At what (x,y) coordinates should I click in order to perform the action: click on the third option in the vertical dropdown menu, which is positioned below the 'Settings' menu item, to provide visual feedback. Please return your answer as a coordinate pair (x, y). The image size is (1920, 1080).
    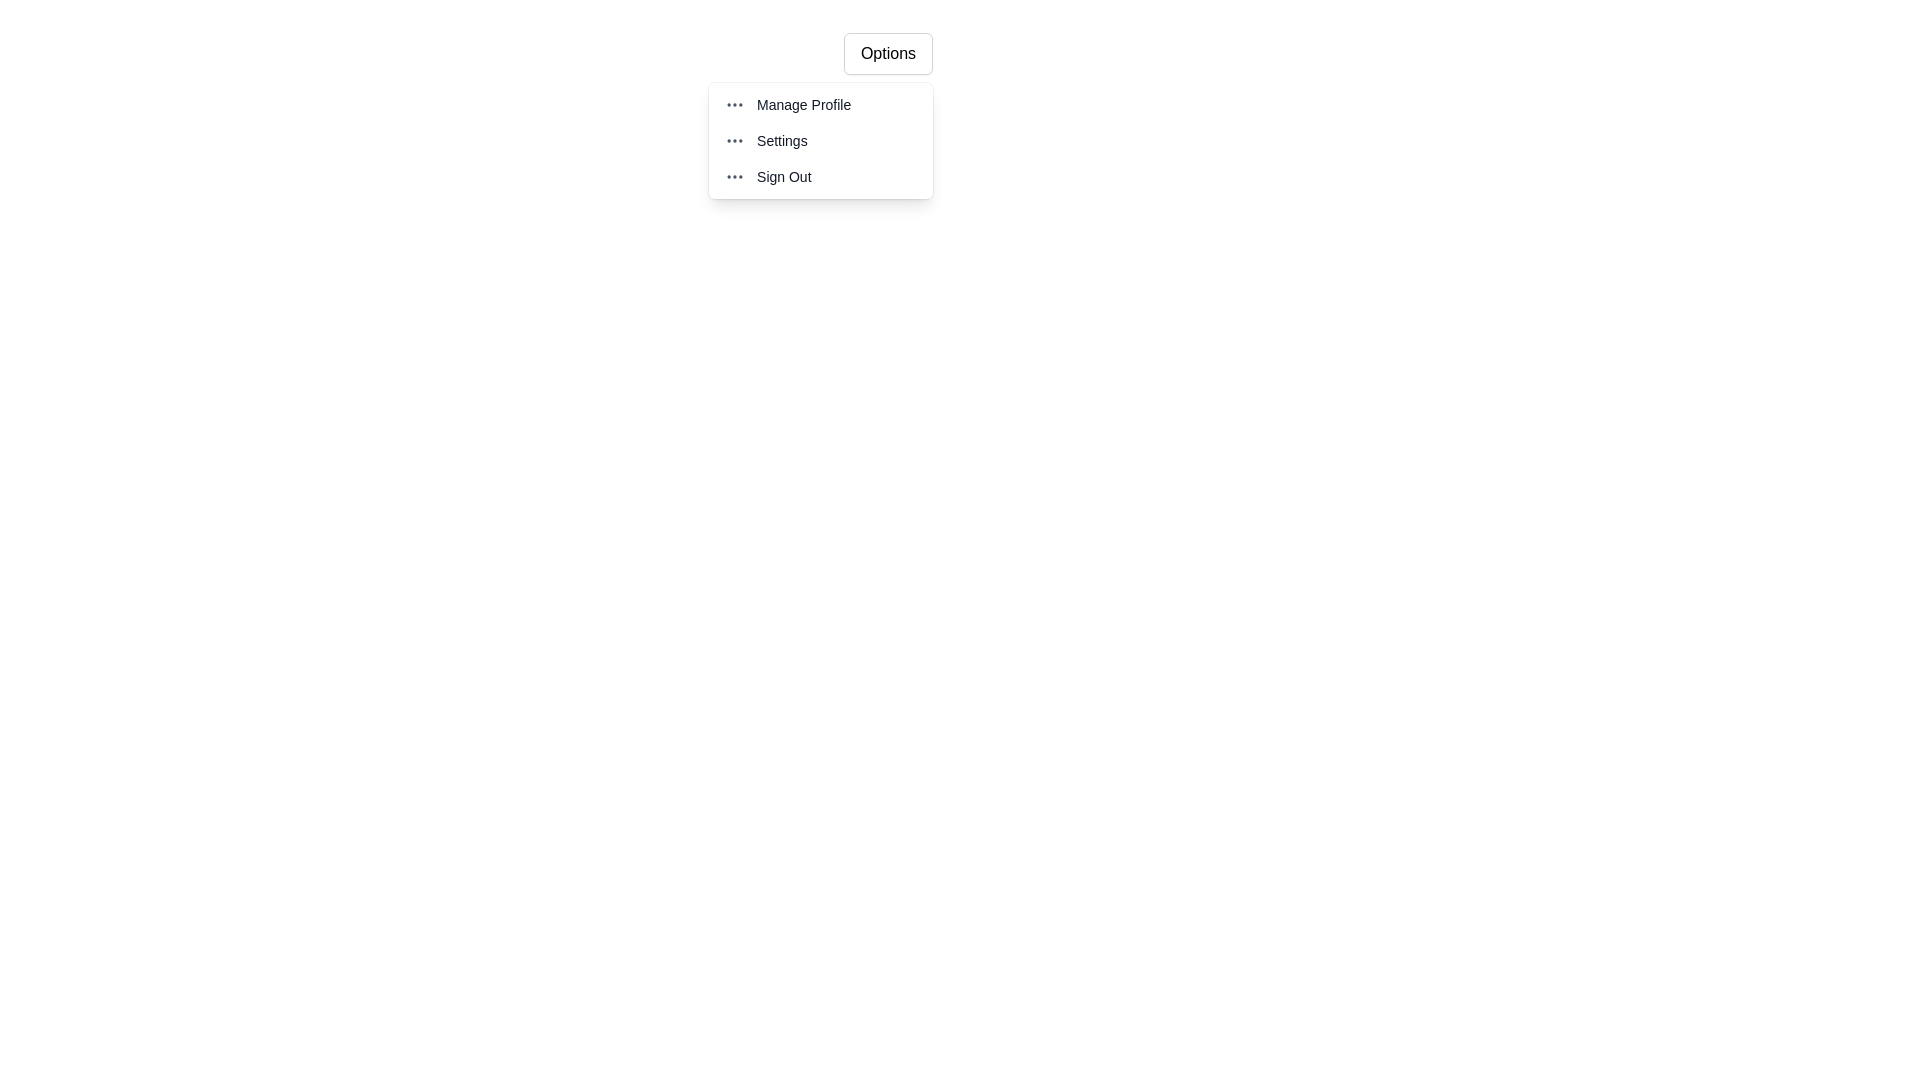
    Looking at the image, I should click on (820, 176).